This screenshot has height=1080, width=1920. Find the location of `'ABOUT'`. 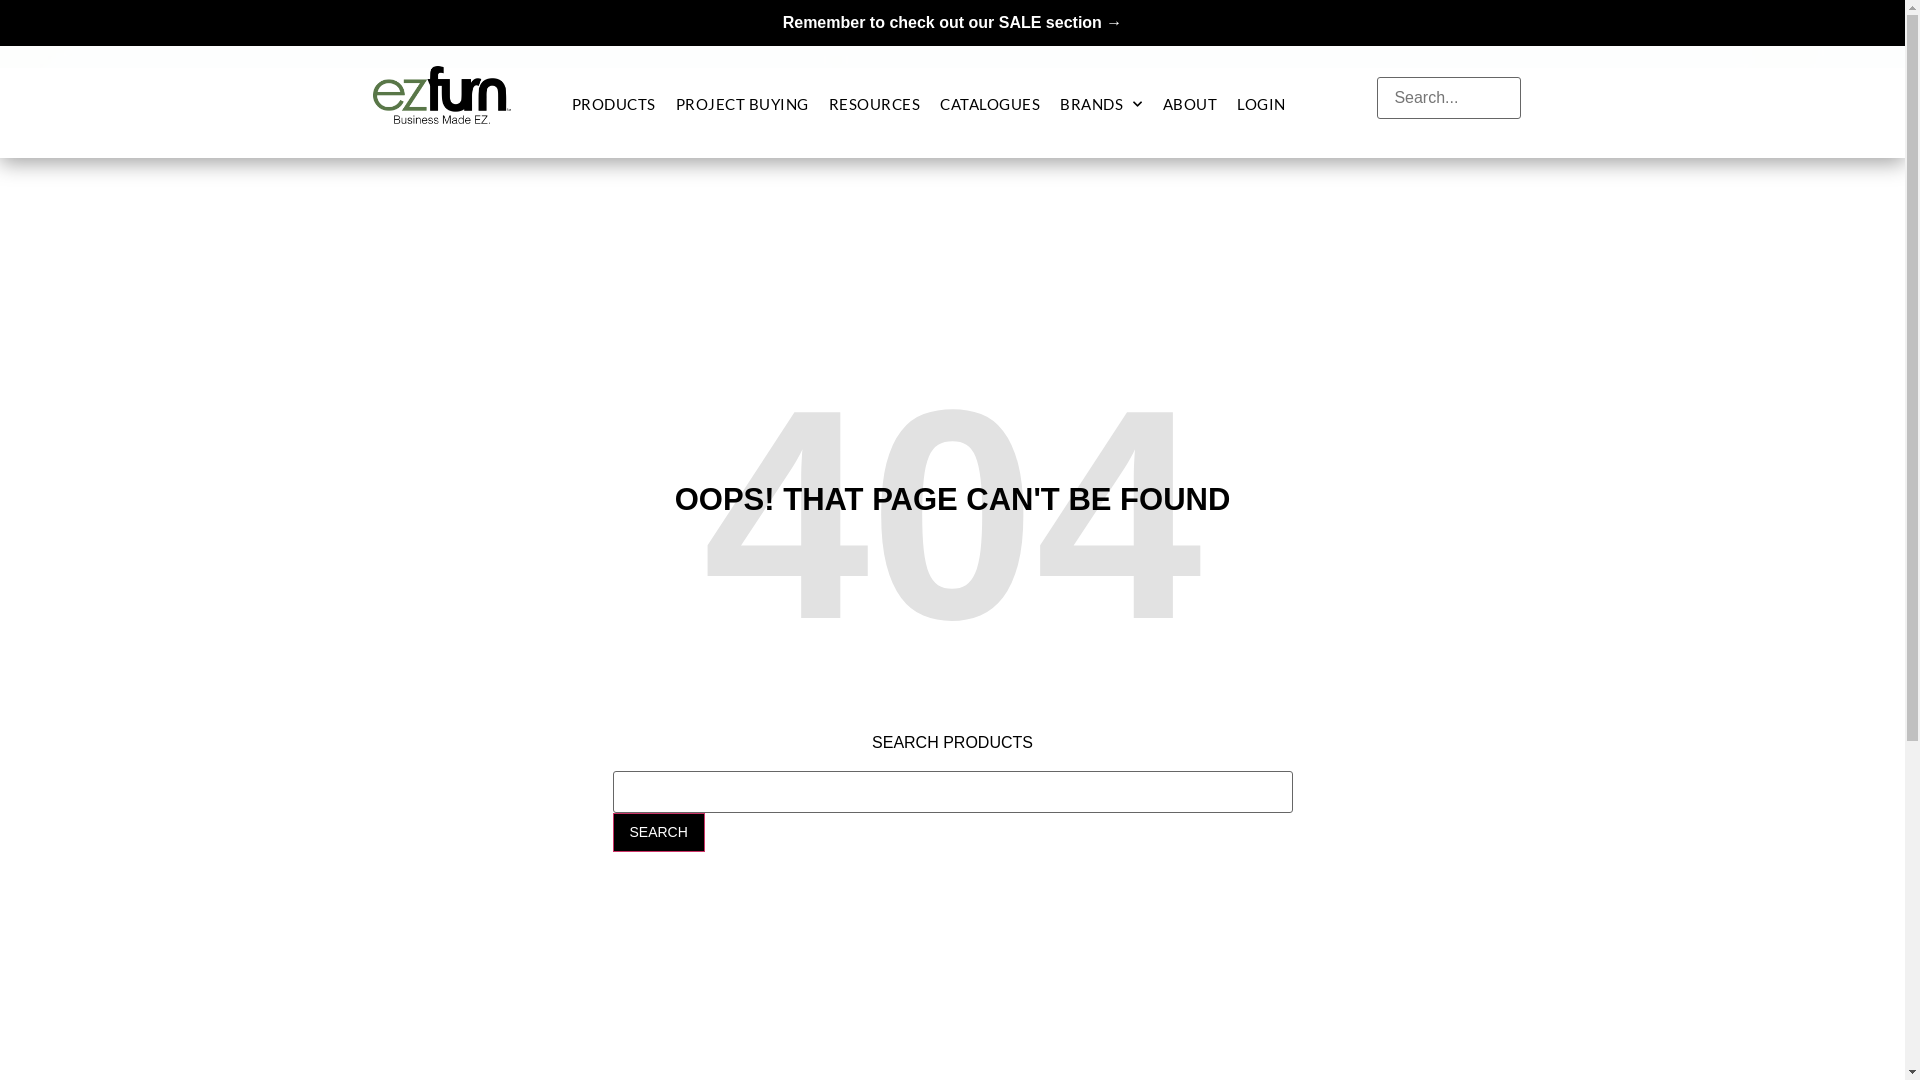

'ABOUT' is located at coordinates (1190, 104).